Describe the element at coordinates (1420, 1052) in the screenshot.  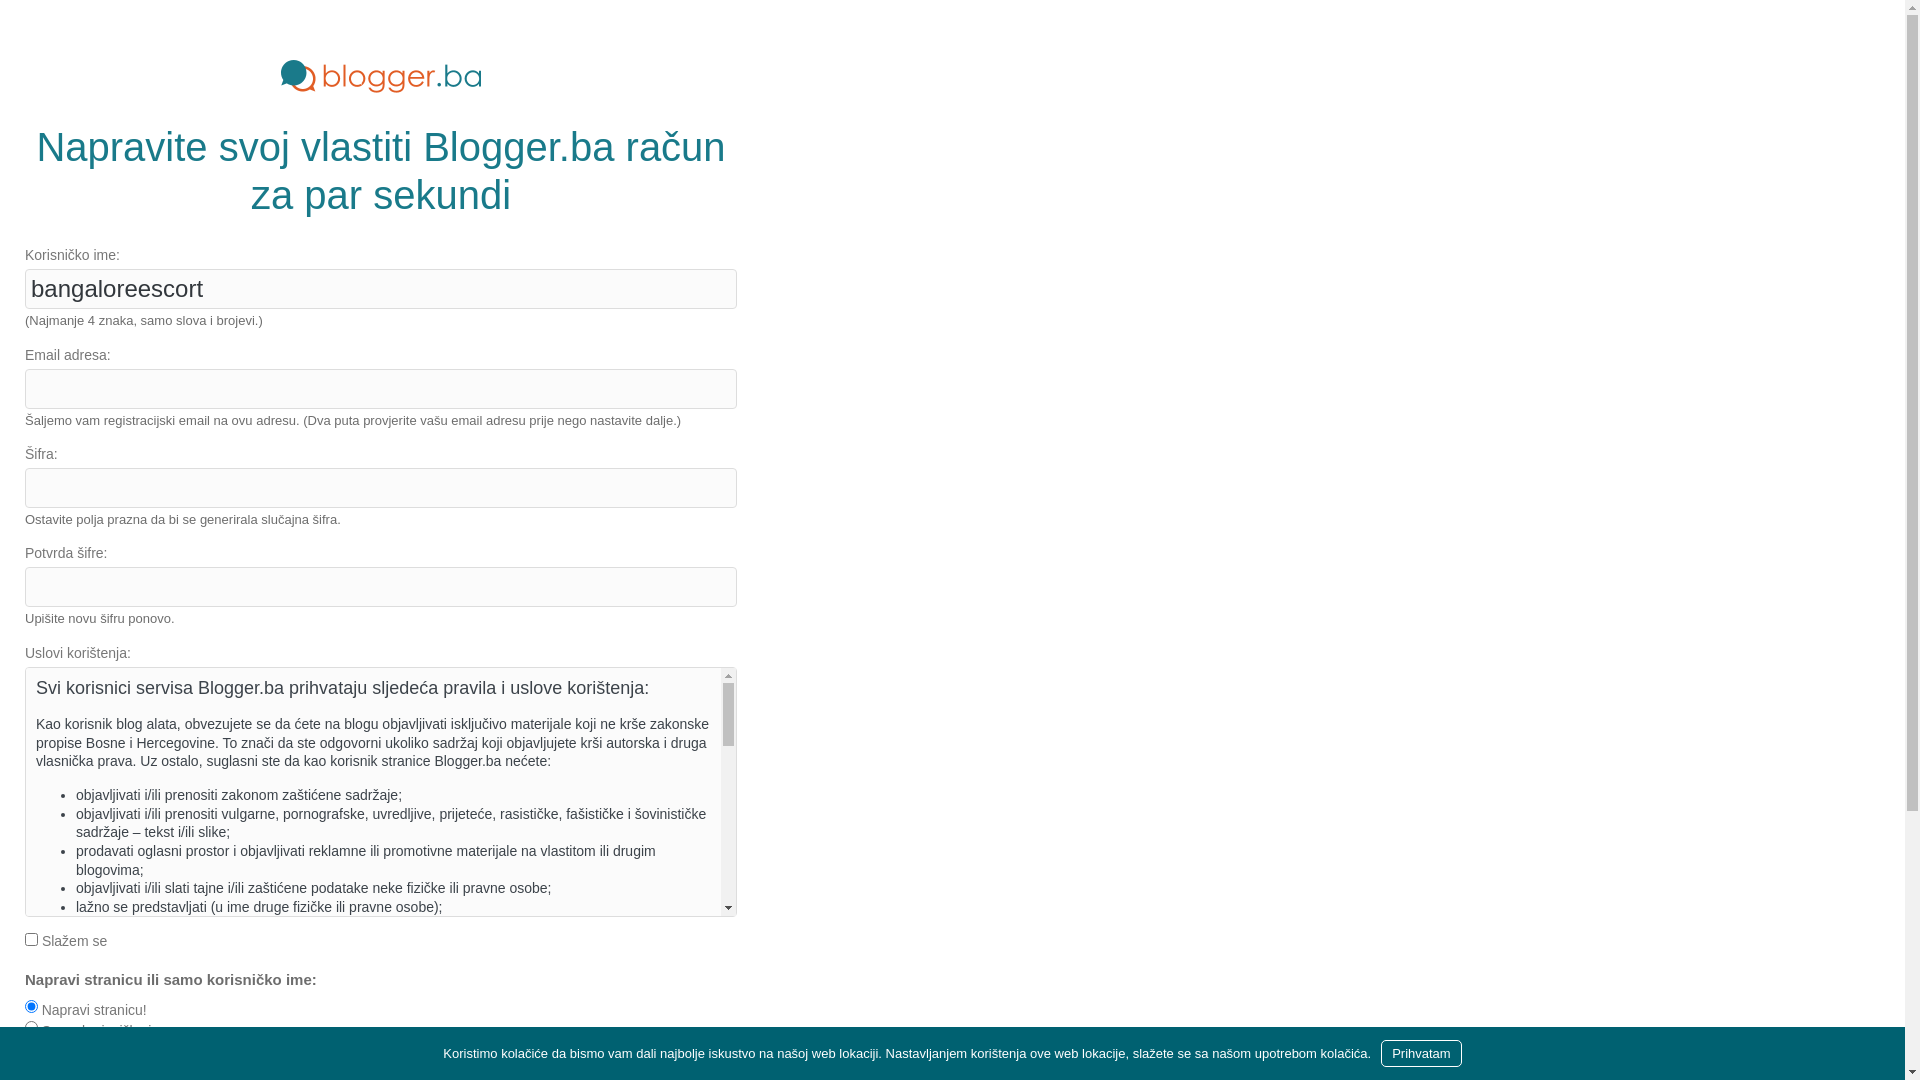
I see `'Prihvatam'` at that location.